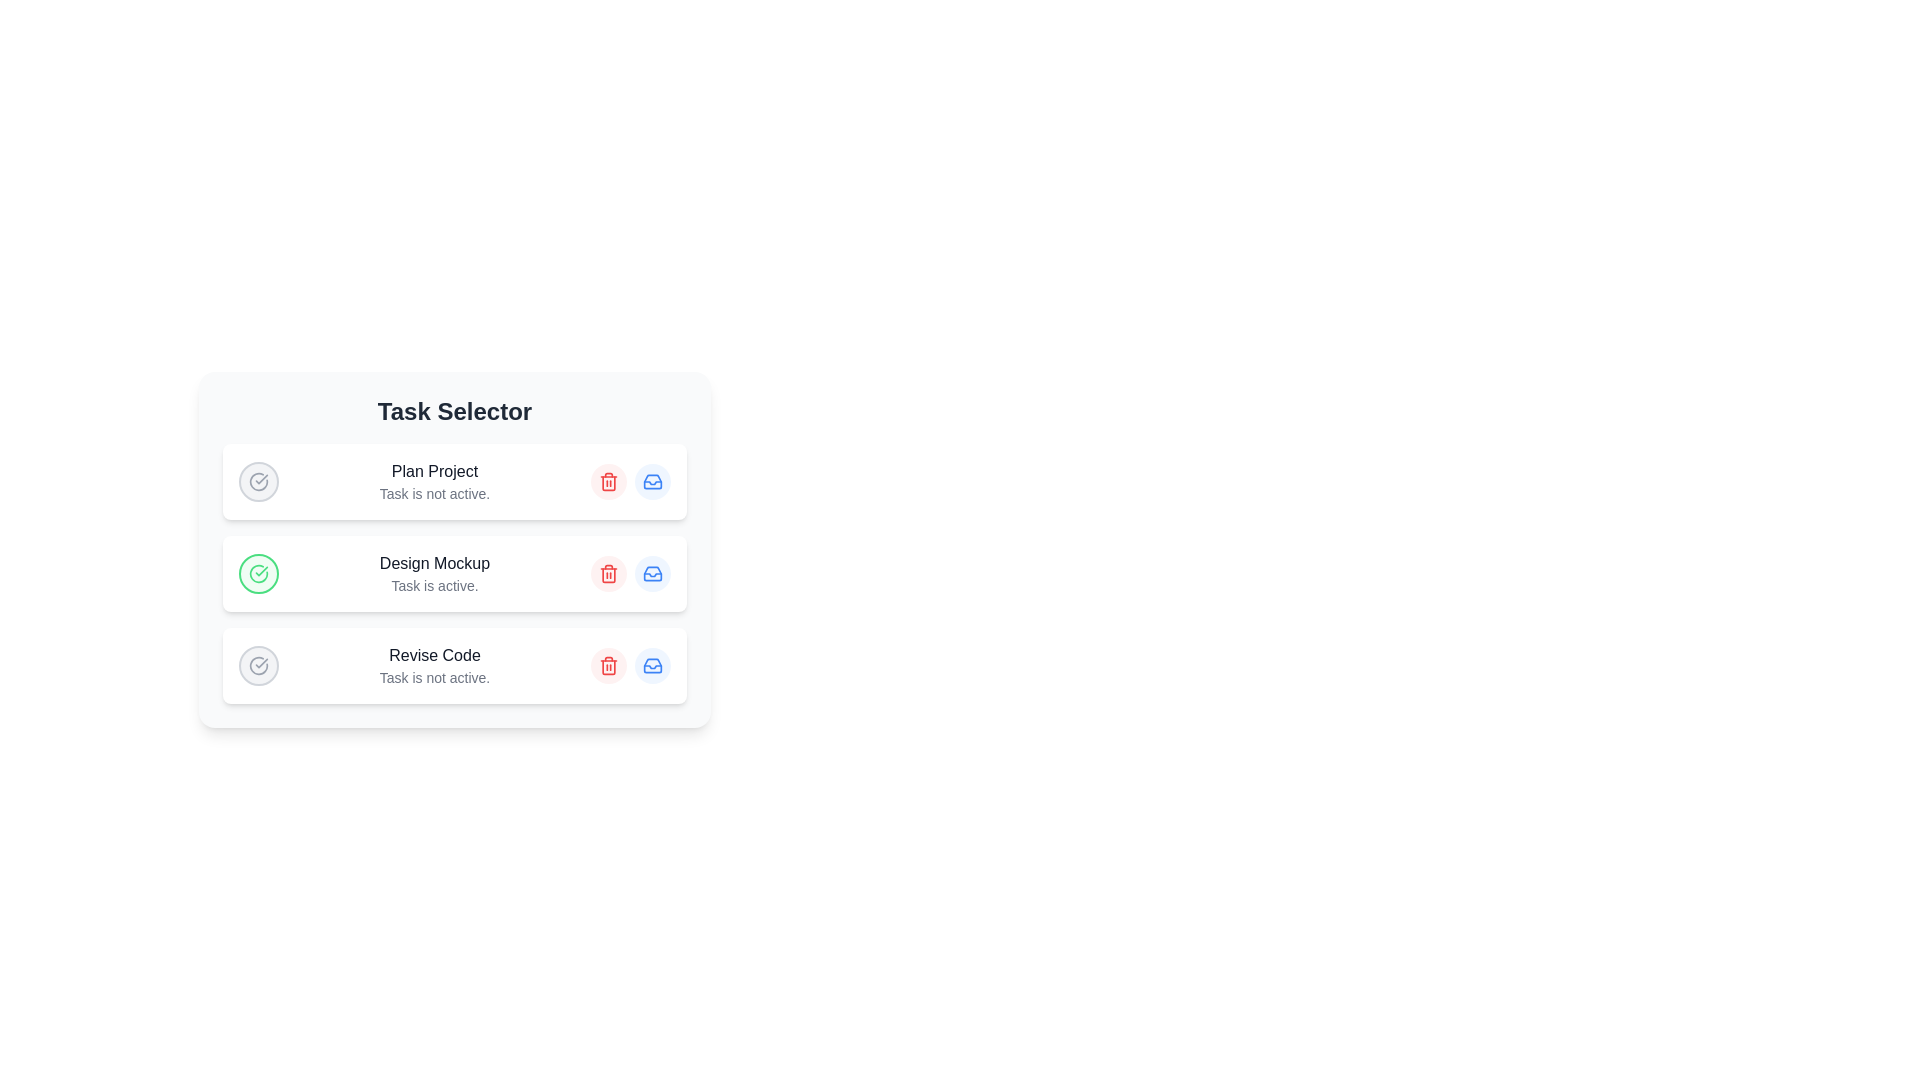  I want to click on the circular button with a light blue background and blue outline of an inbox icon, which is the last button in the row for the 'Revise Code' task, so click(652, 666).